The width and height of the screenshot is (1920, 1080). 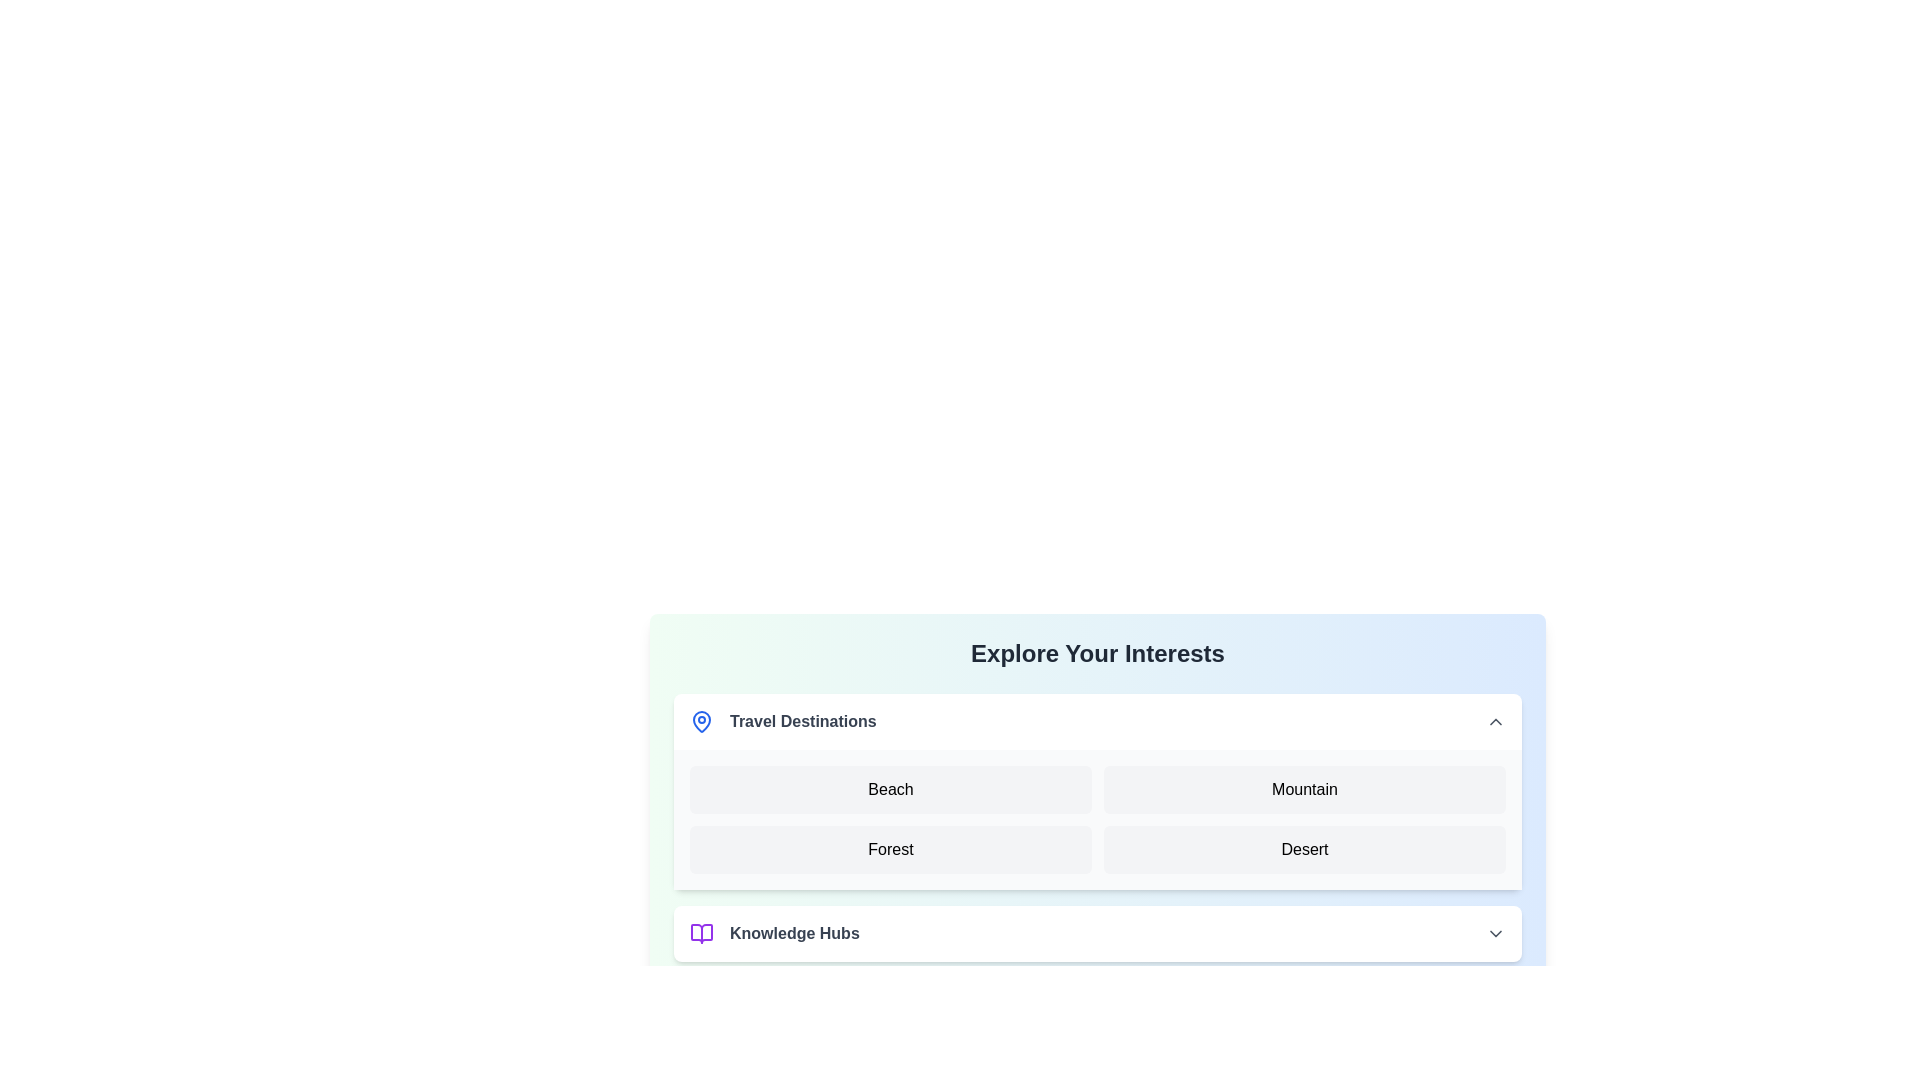 What do you see at coordinates (1305, 789) in the screenshot?
I see `the 'Mountain' selection button located in the second column of the top row of the grid layout` at bounding box center [1305, 789].